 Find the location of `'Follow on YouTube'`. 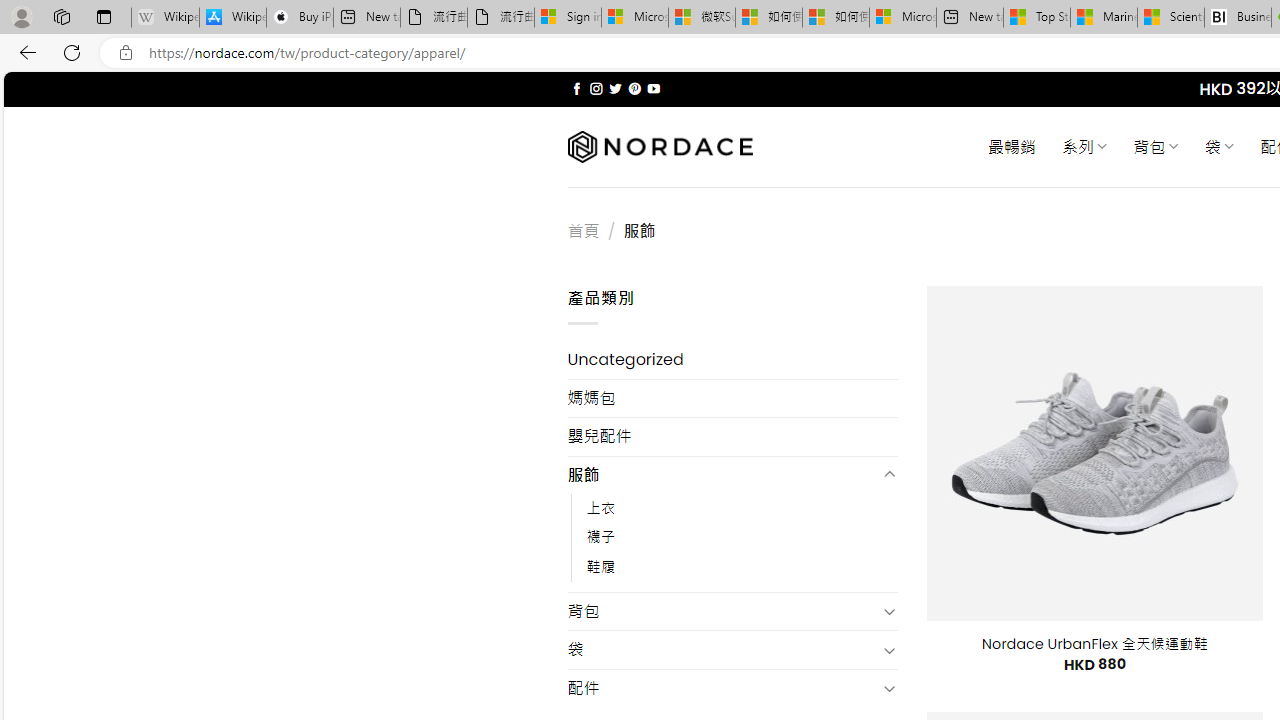

'Follow on YouTube' is located at coordinates (653, 88).